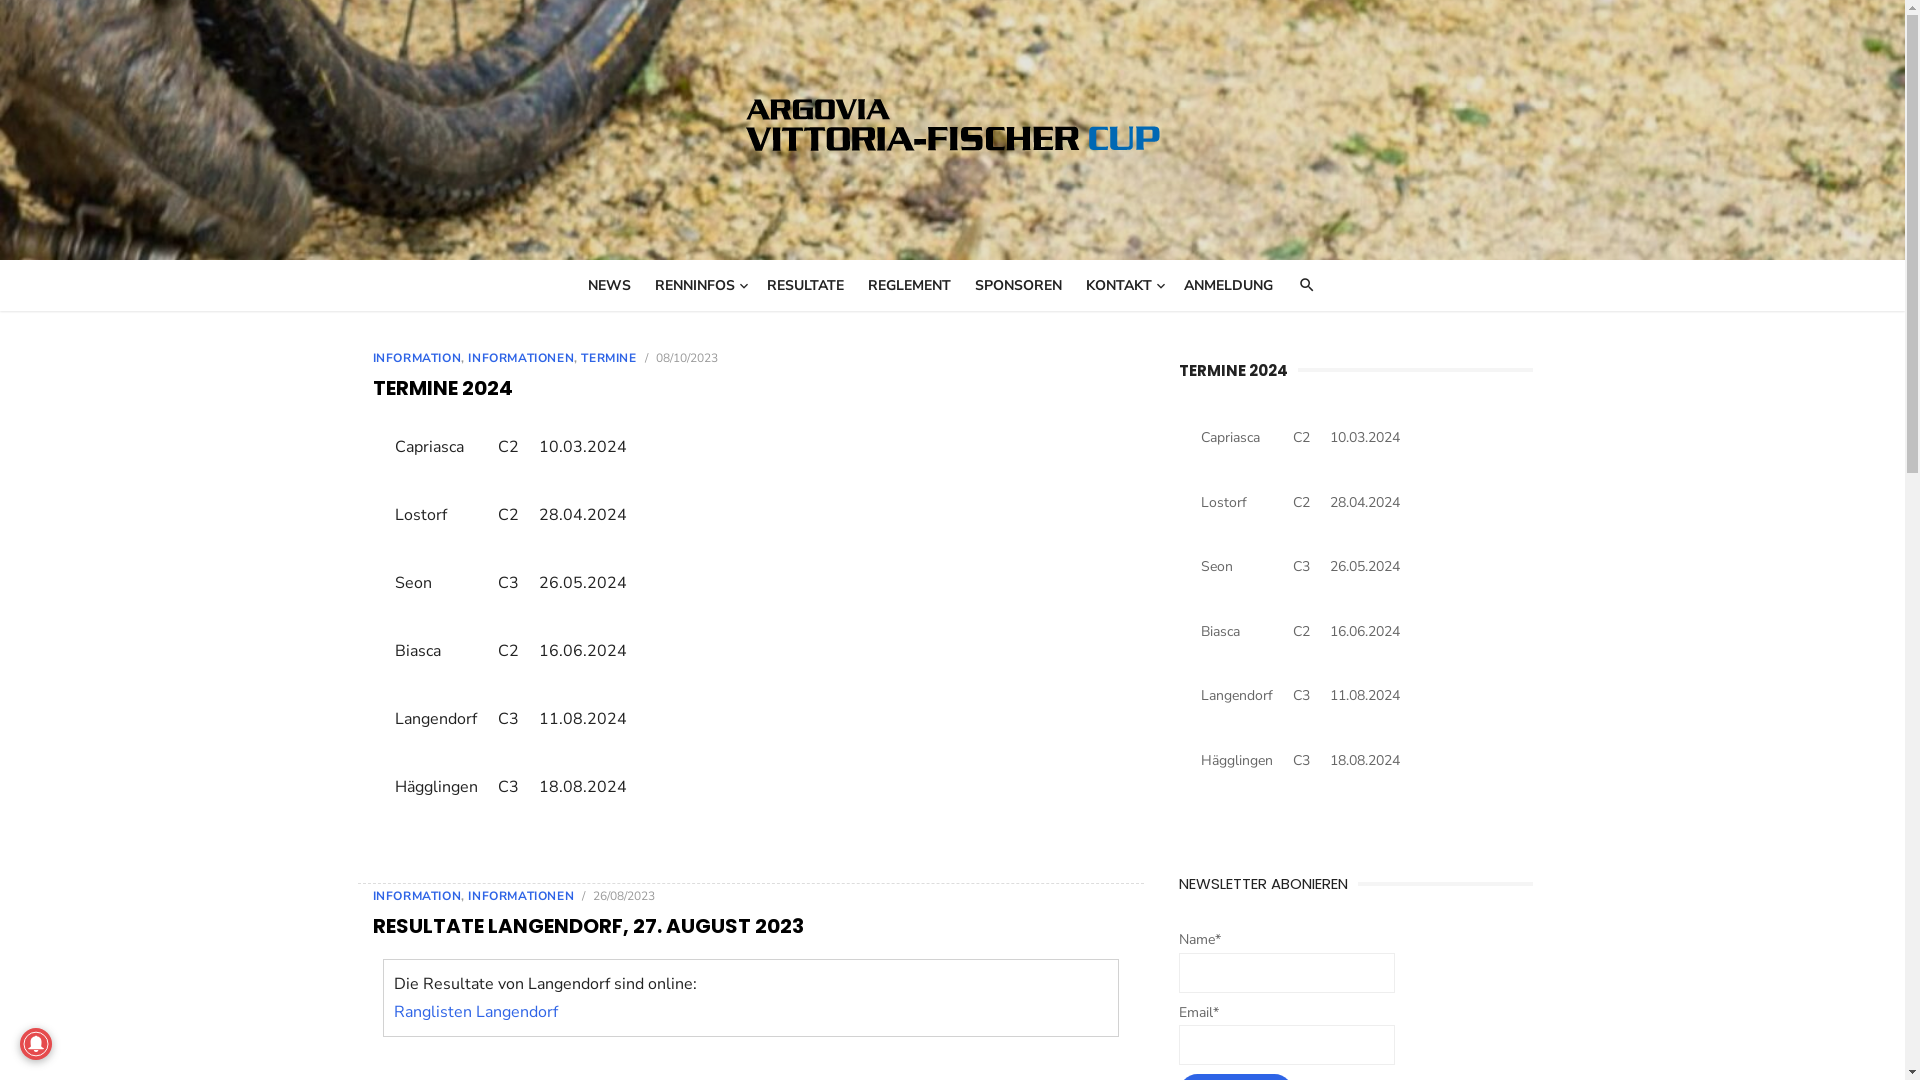 The width and height of the screenshot is (1920, 1080). I want to click on 'REGLEMENT', so click(908, 285).